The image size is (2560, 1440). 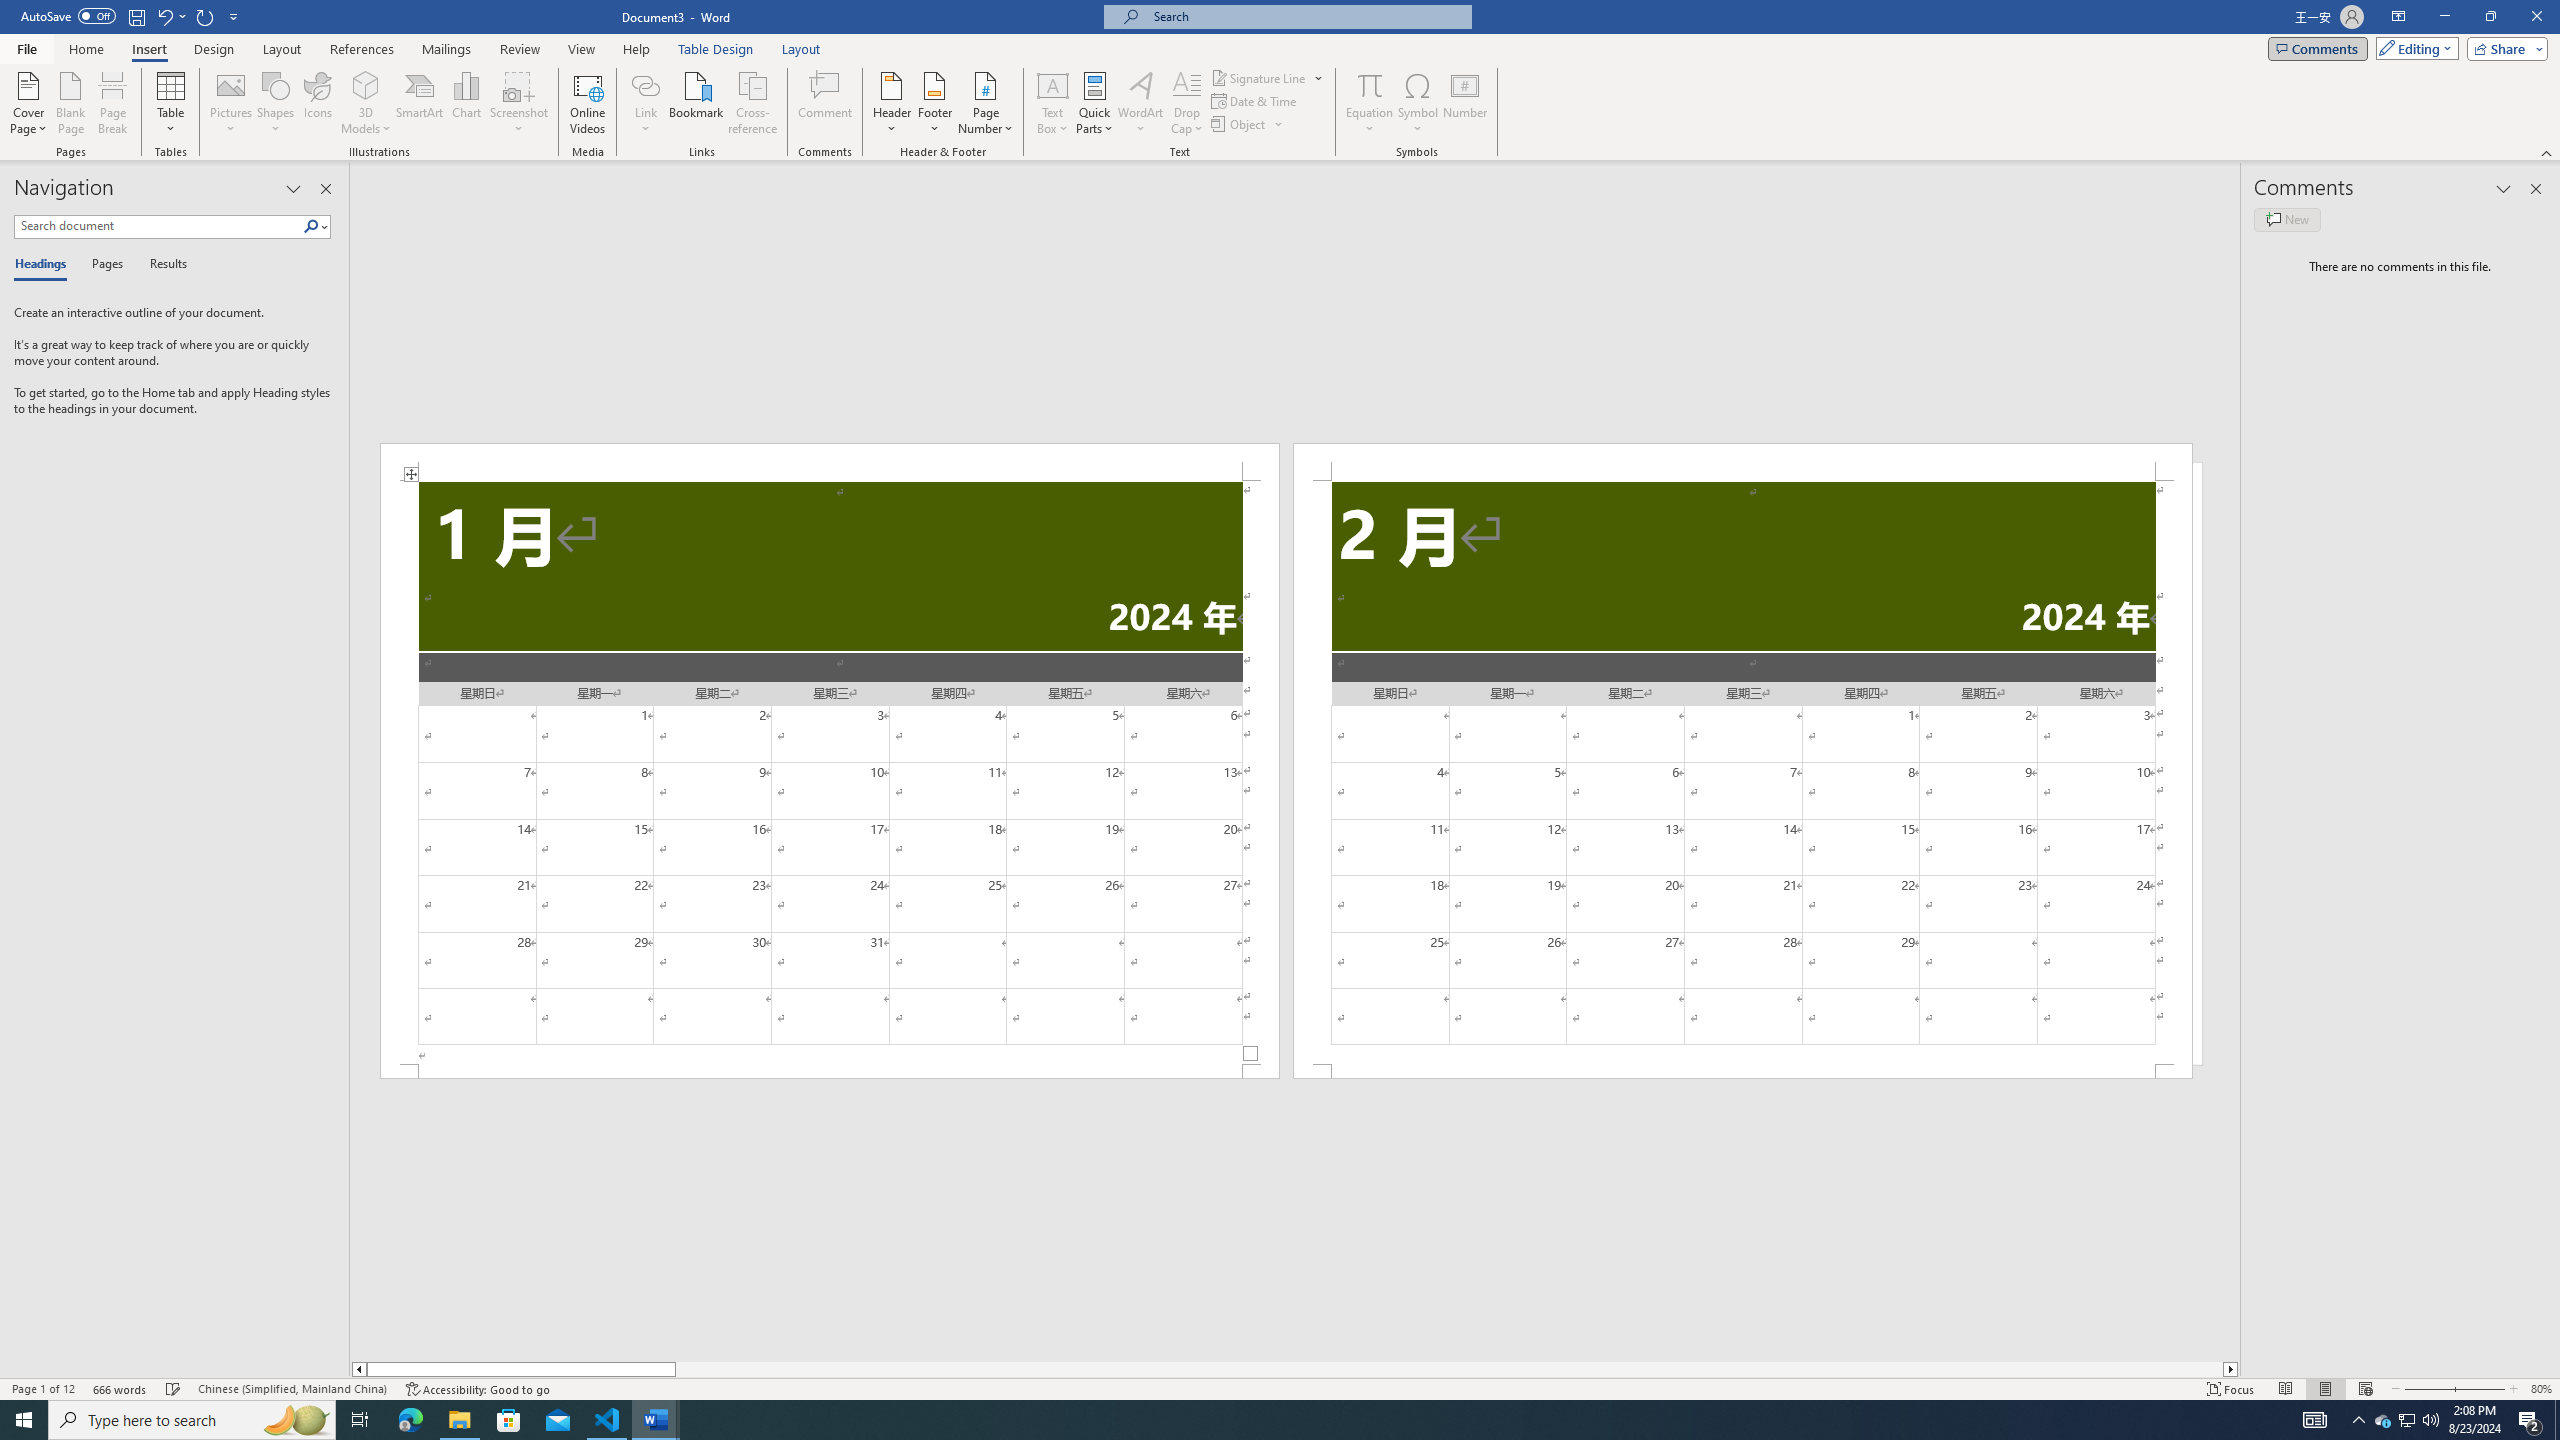 I want to click on 'Focus ', so click(x=2230, y=1389).